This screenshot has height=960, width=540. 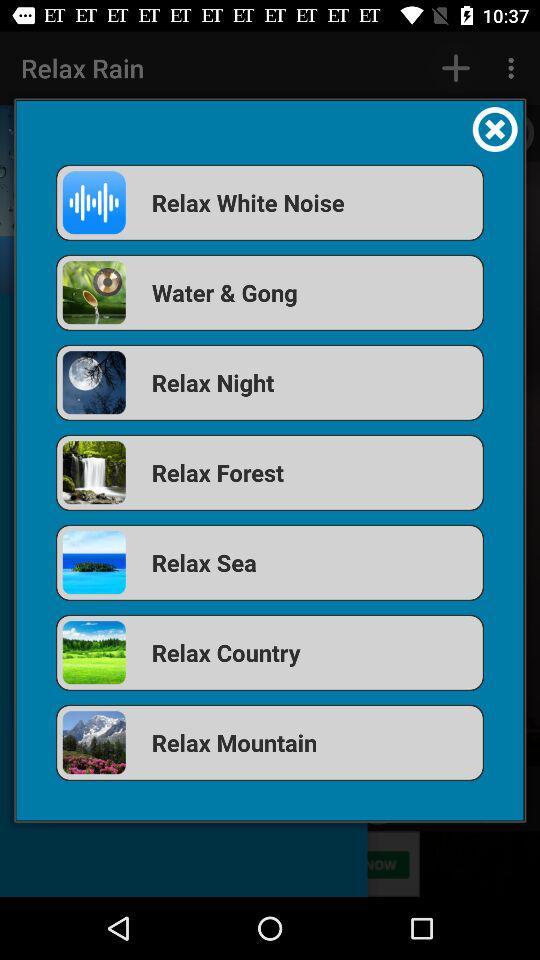 What do you see at coordinates (270, 562) in the screenshot?
I see `the app below the relax forest item` at bounding box center [270, 562].